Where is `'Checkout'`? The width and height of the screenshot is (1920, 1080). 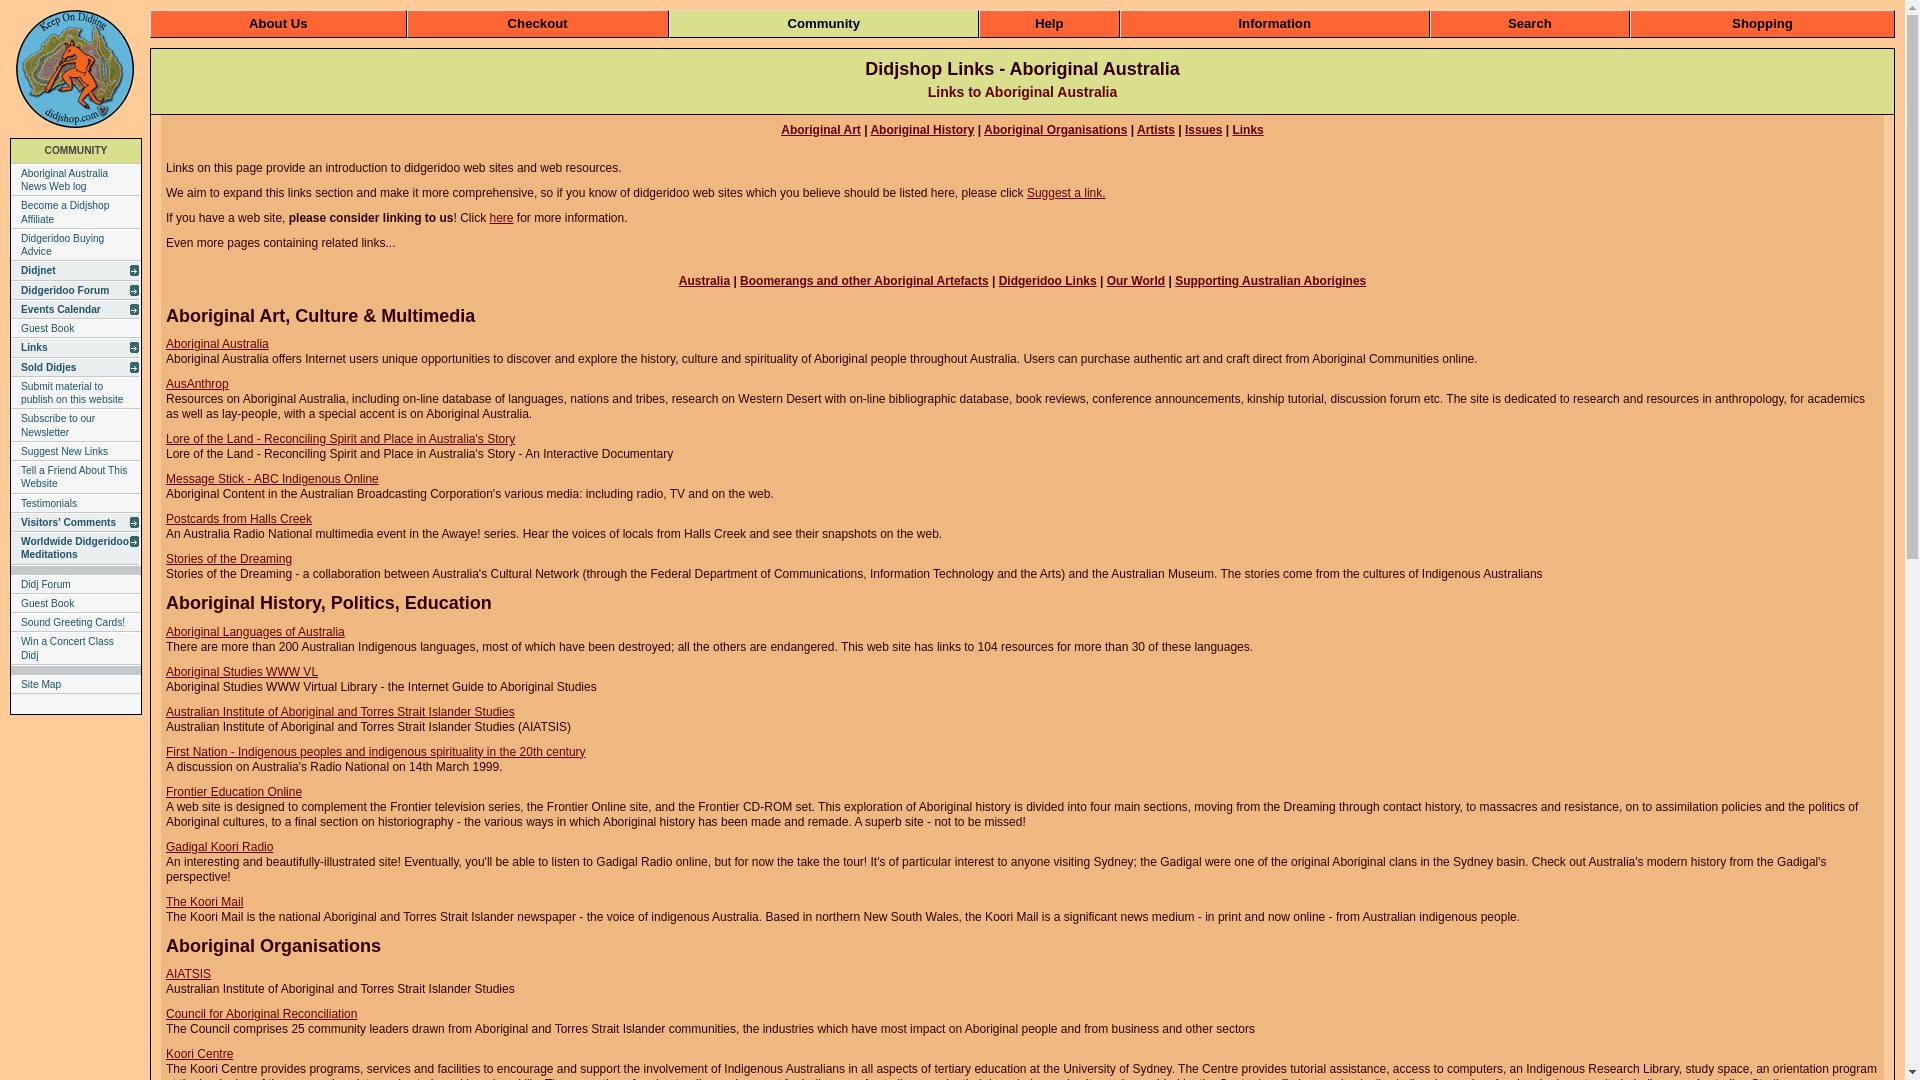 'Checkout' is located at coordinates (537, 23).